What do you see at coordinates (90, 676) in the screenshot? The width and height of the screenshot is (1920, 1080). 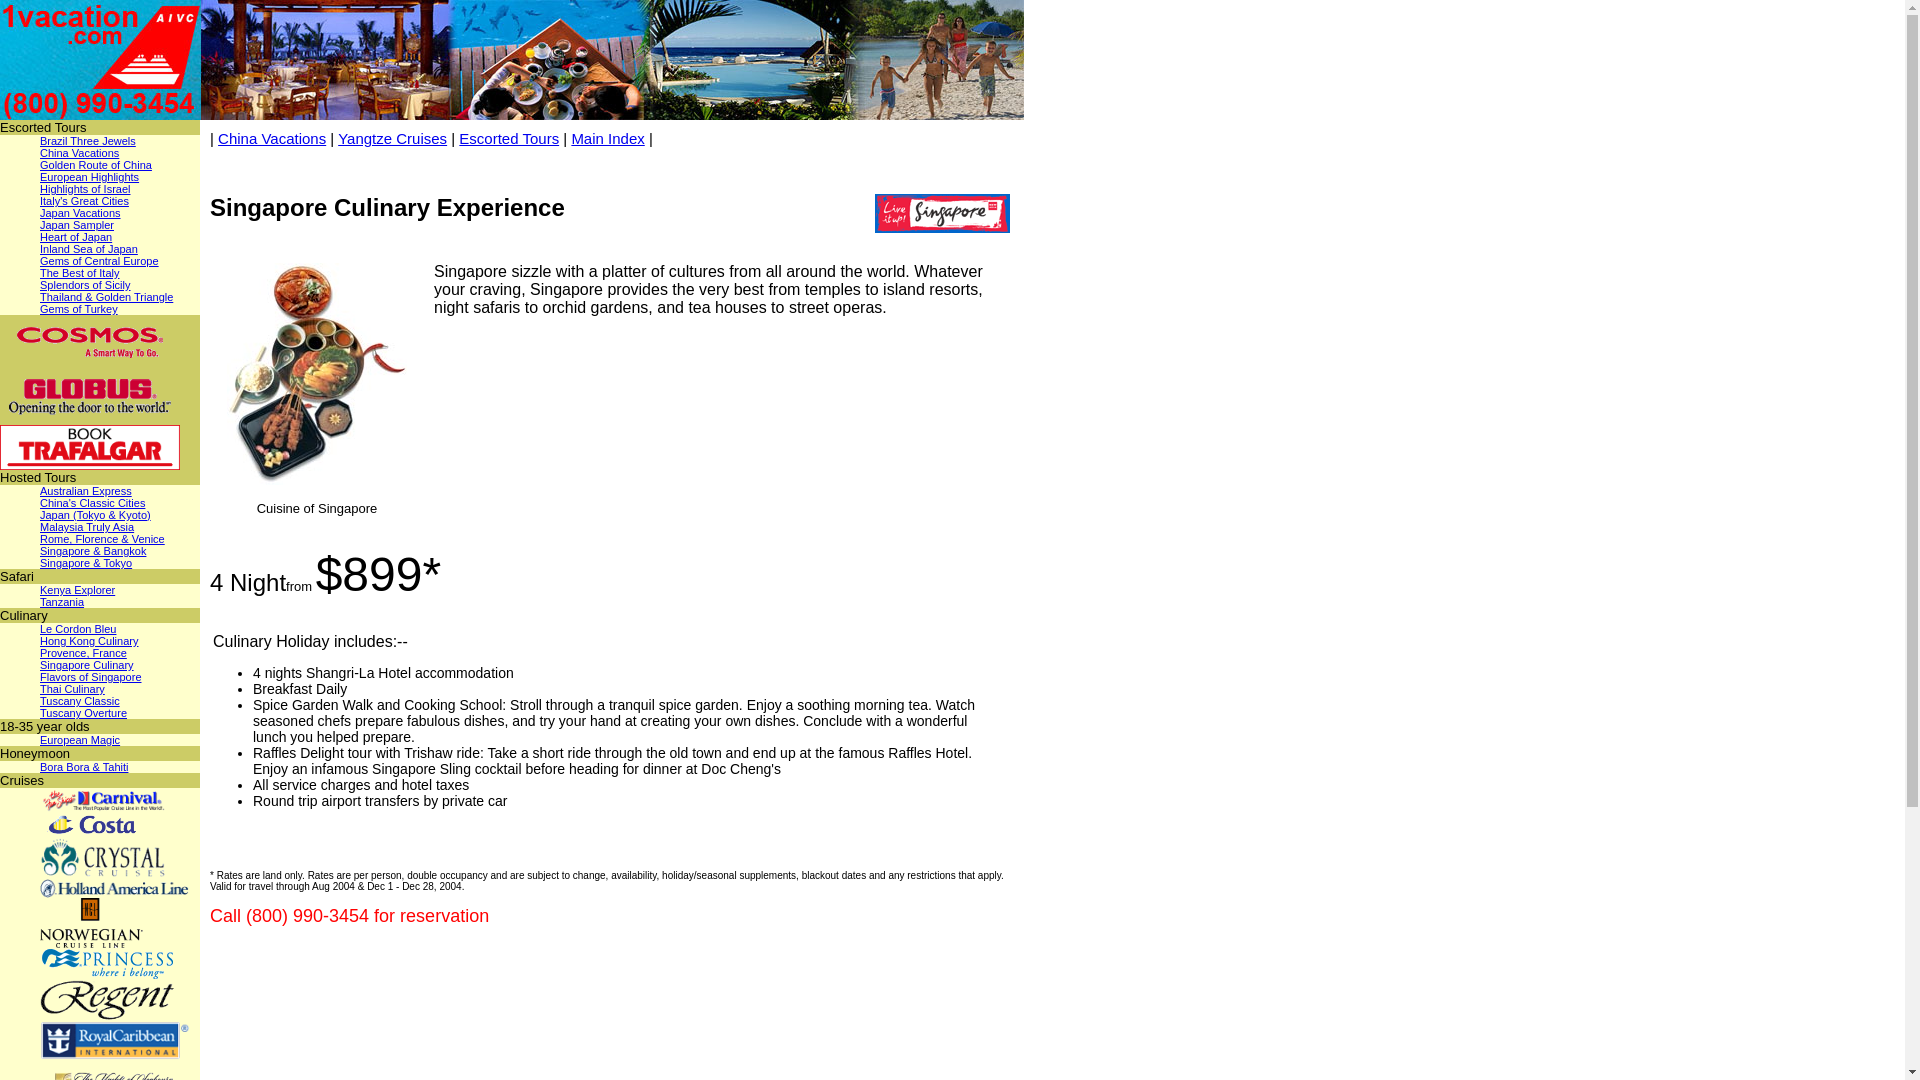 I see `'Flavors of Singapore'` at bounding box center [90, 676].